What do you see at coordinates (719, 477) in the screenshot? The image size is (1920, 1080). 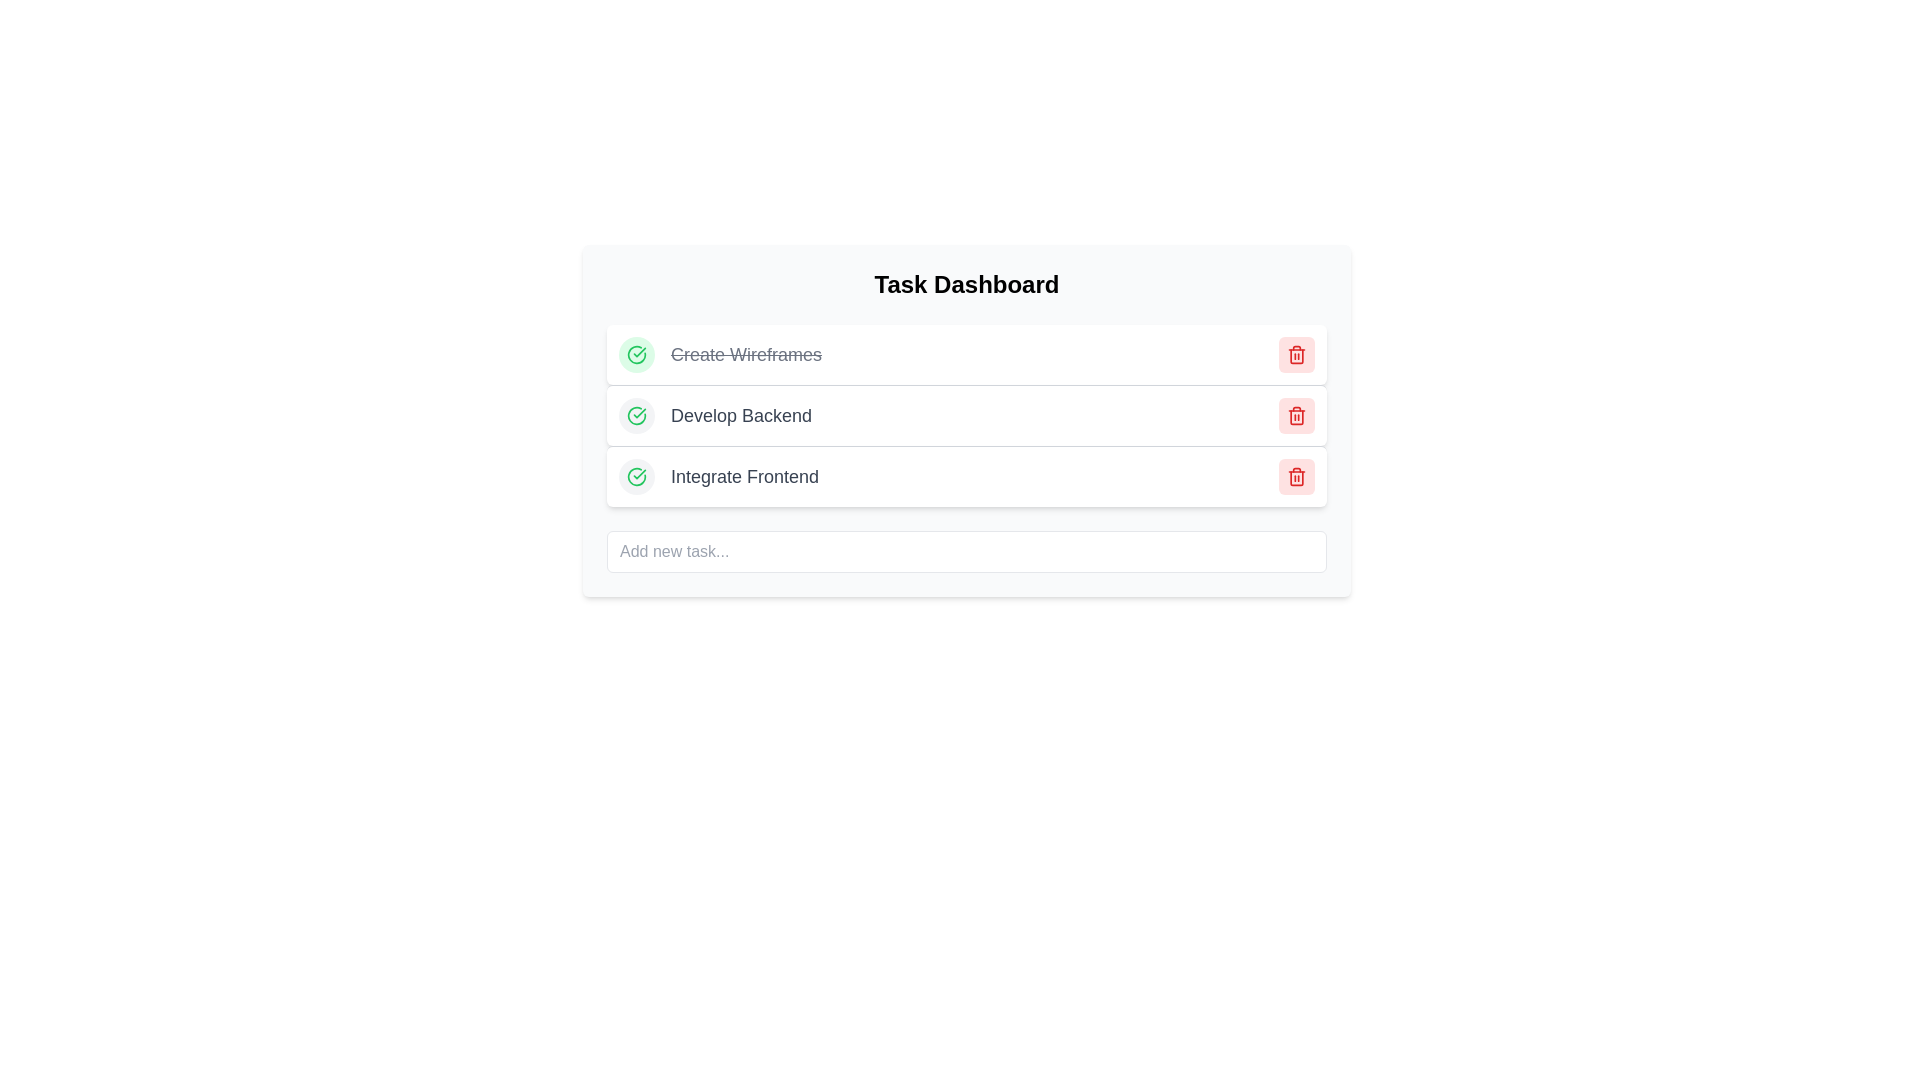 I see `the task labeled 'Integrate Frontend' in the task dashboard` at bounding box center [719, 477].